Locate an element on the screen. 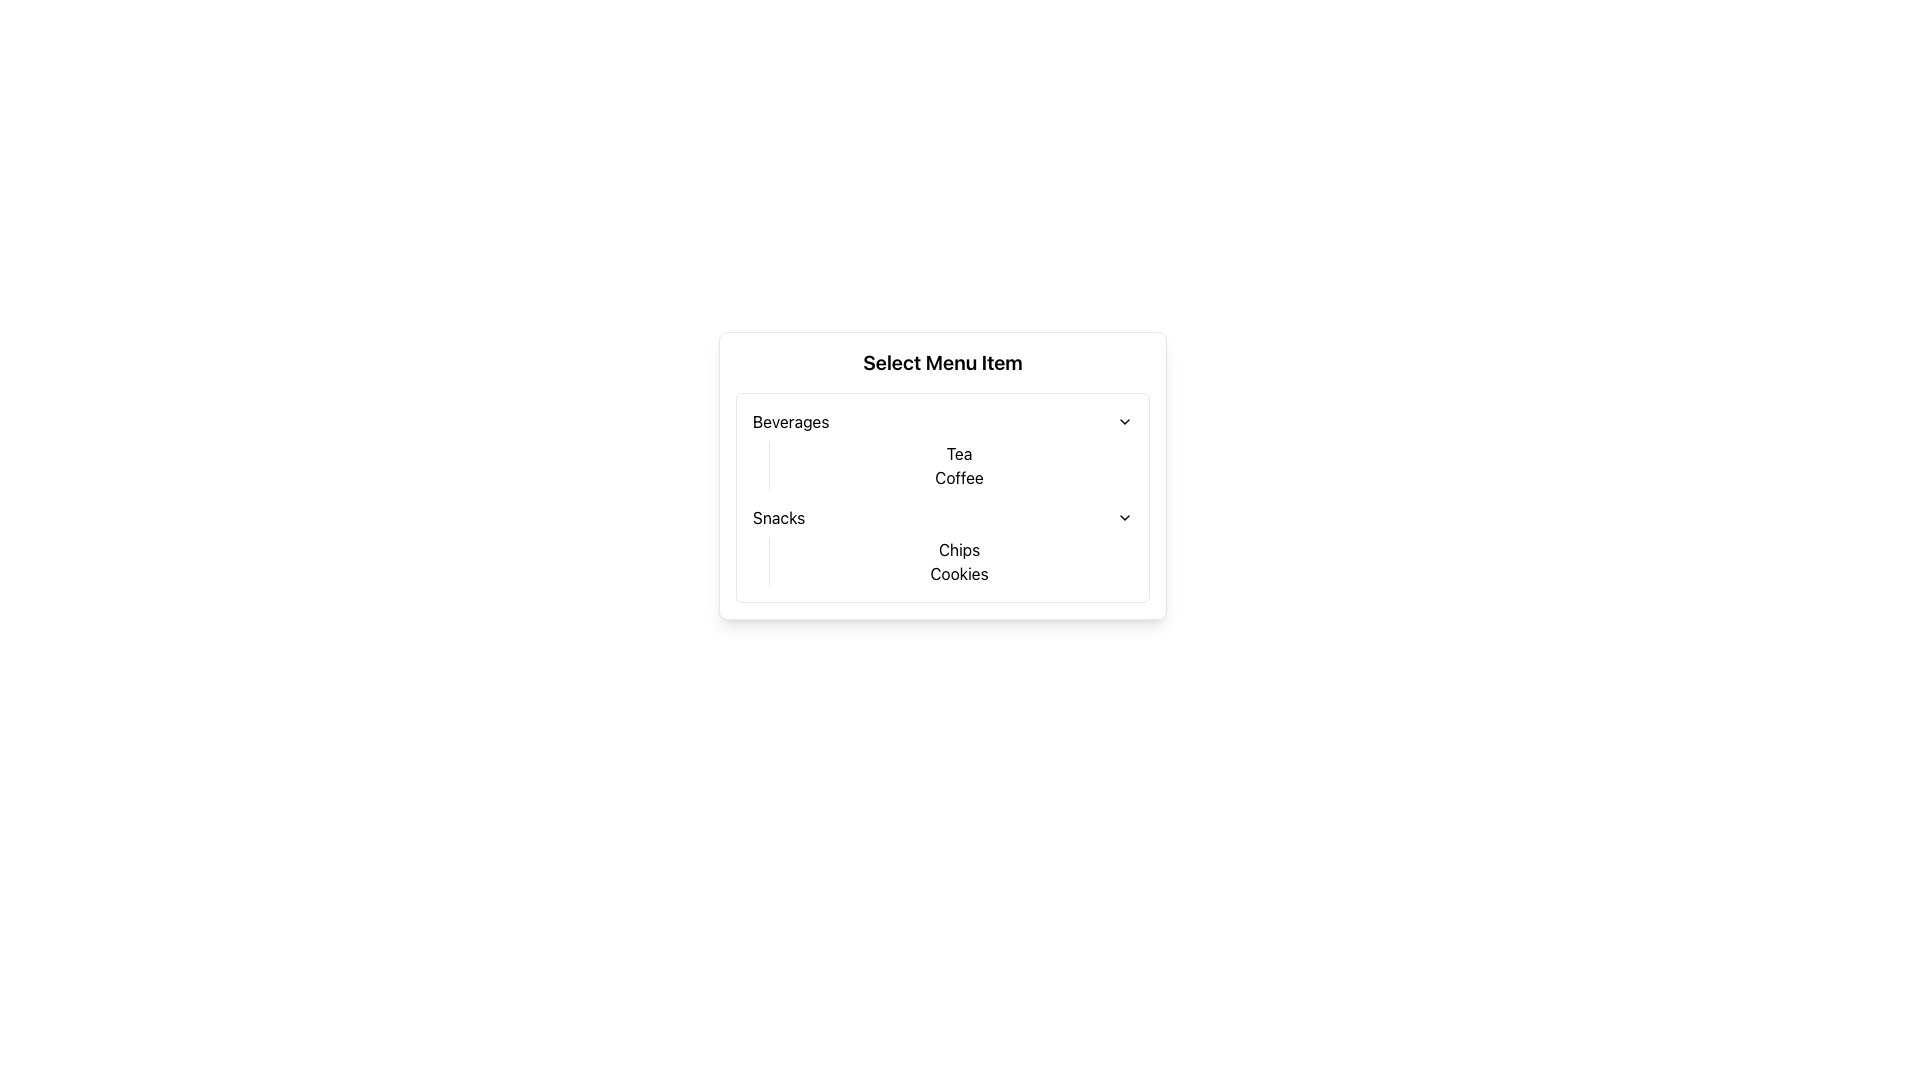  the 'Tea' list item in the 'Beverages' section is located at coordinates (958, 454).